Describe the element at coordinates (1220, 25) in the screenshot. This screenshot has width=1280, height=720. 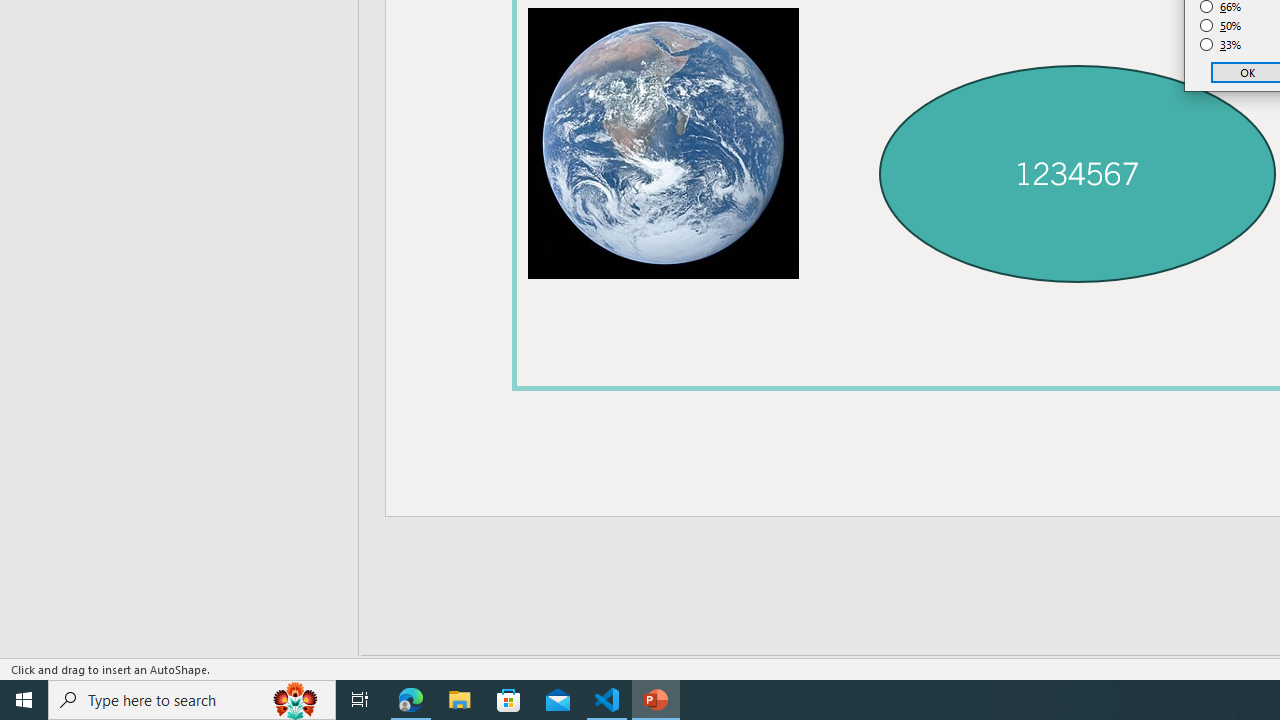
I see `'50%'` at that location.